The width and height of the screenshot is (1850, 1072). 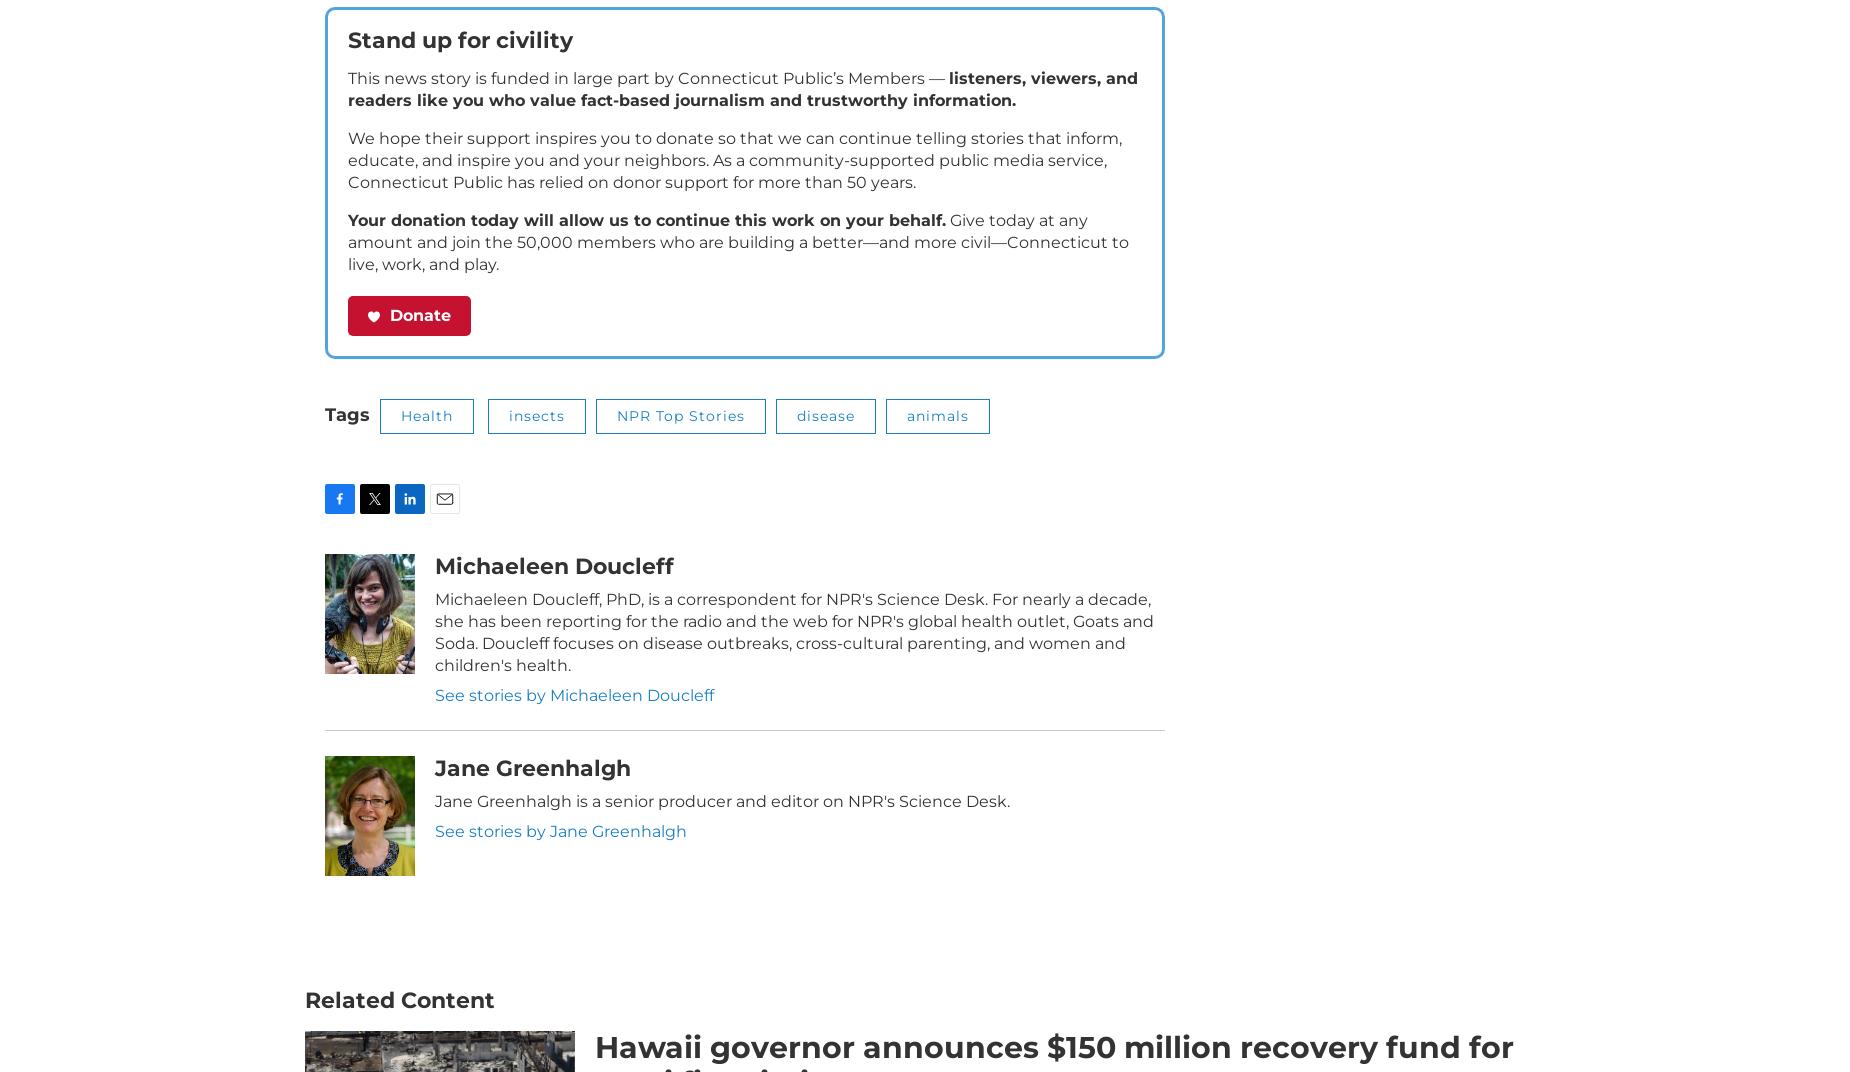 What do you see at coordinates (532, 797) in the screenshot?
I see `'Jane Greenhalgh'` at bounding box center [532, 797].